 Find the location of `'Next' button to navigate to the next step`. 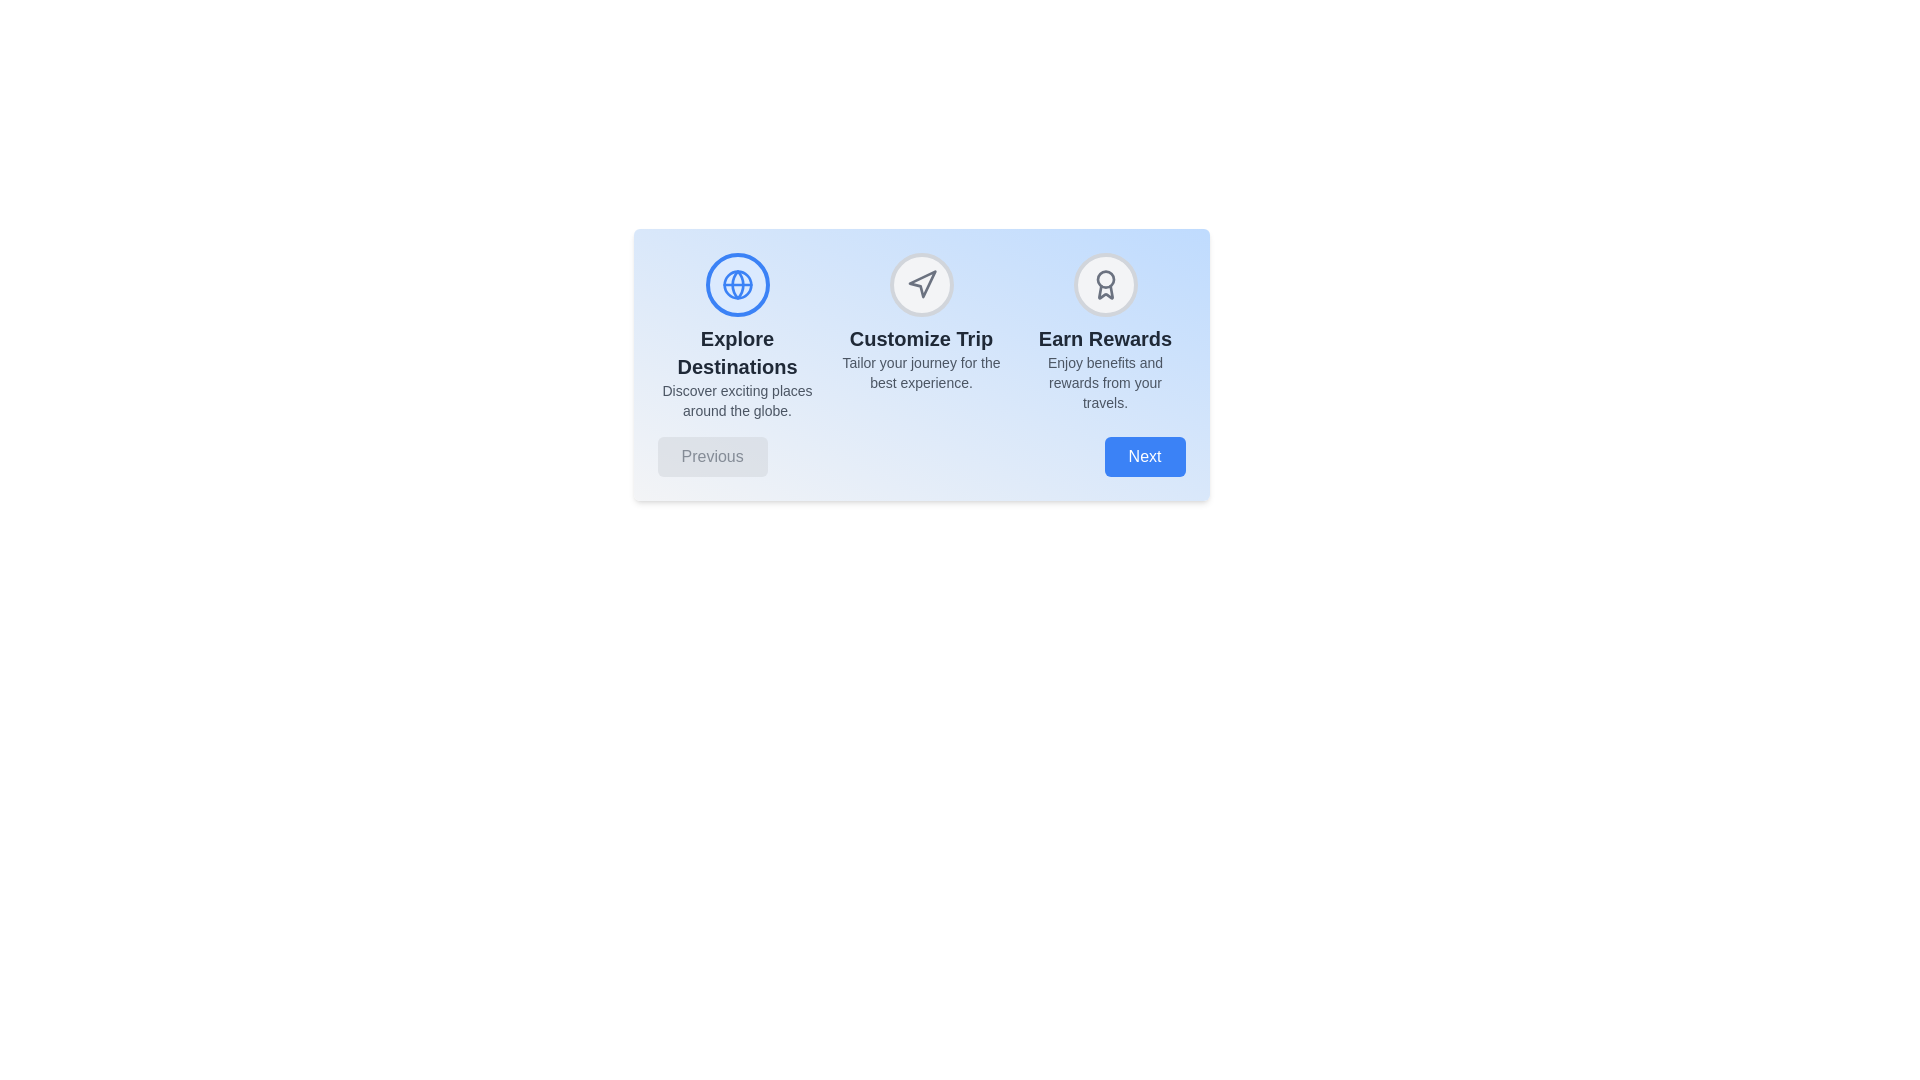

'Next' button to navigate to the next step is located at coordinates (1145, 456).